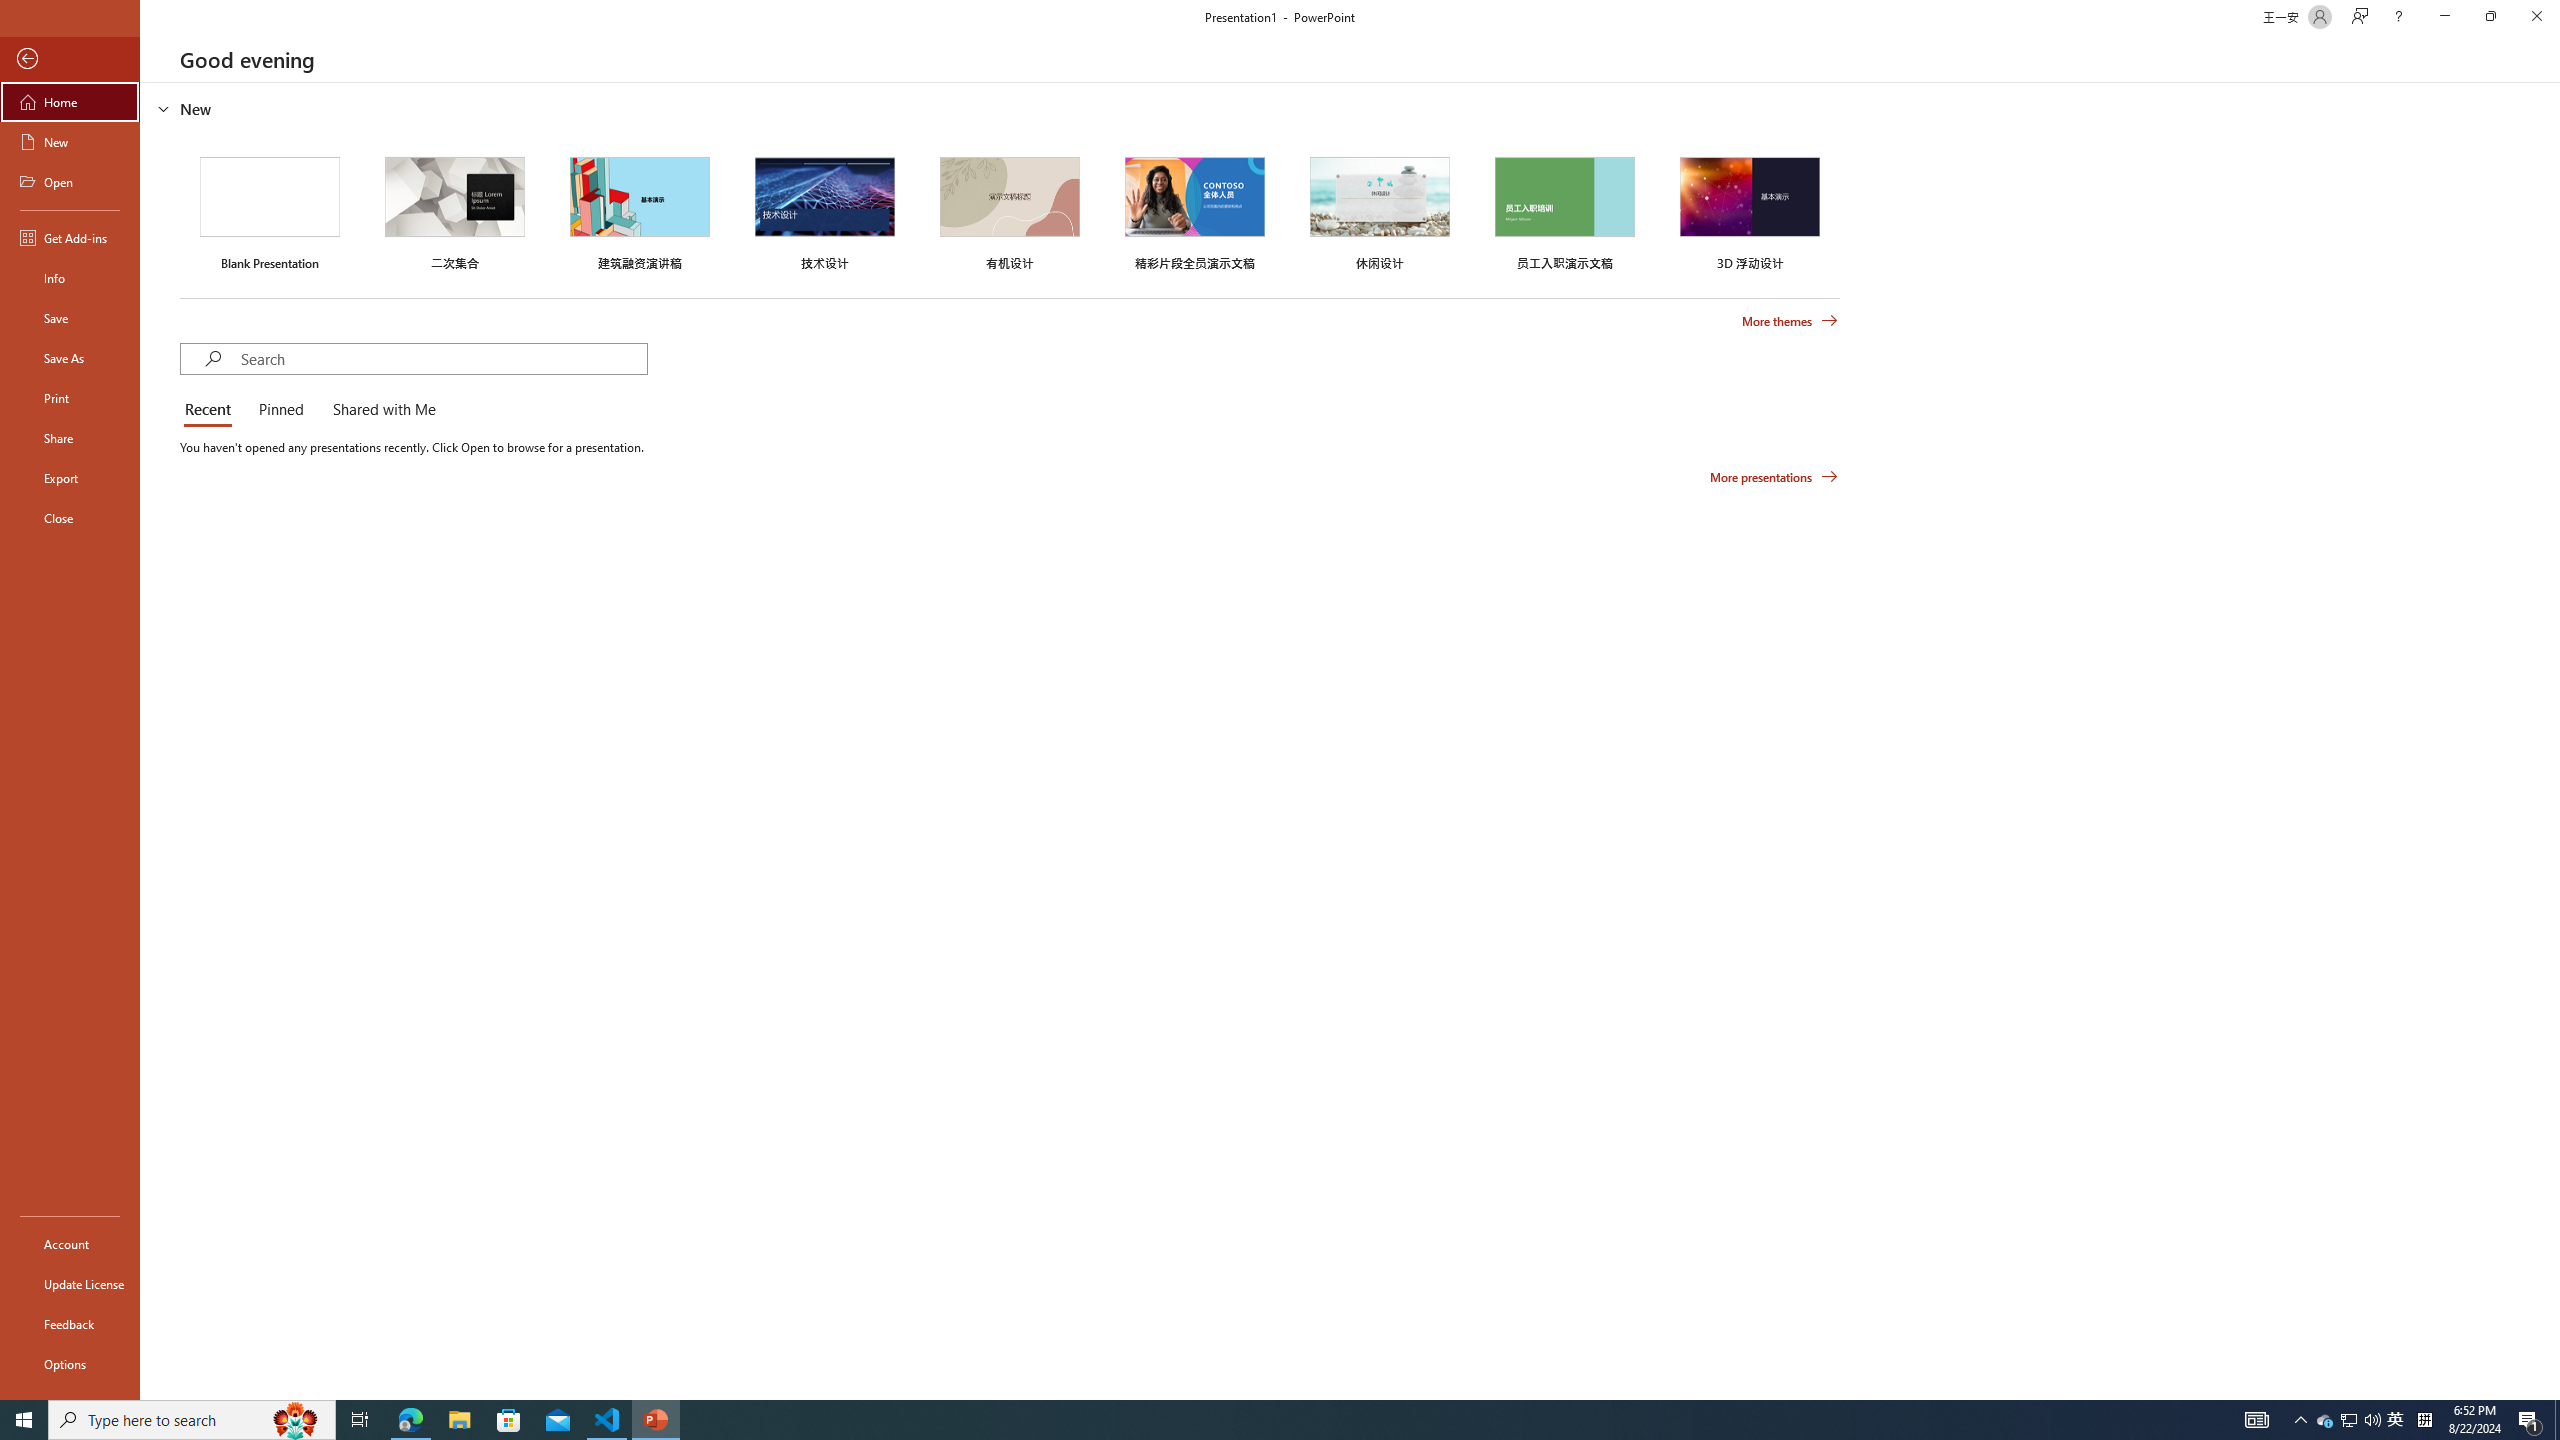 This screenshot has width=2560, height=1440. I want to click on 'New', so click(69, 141).